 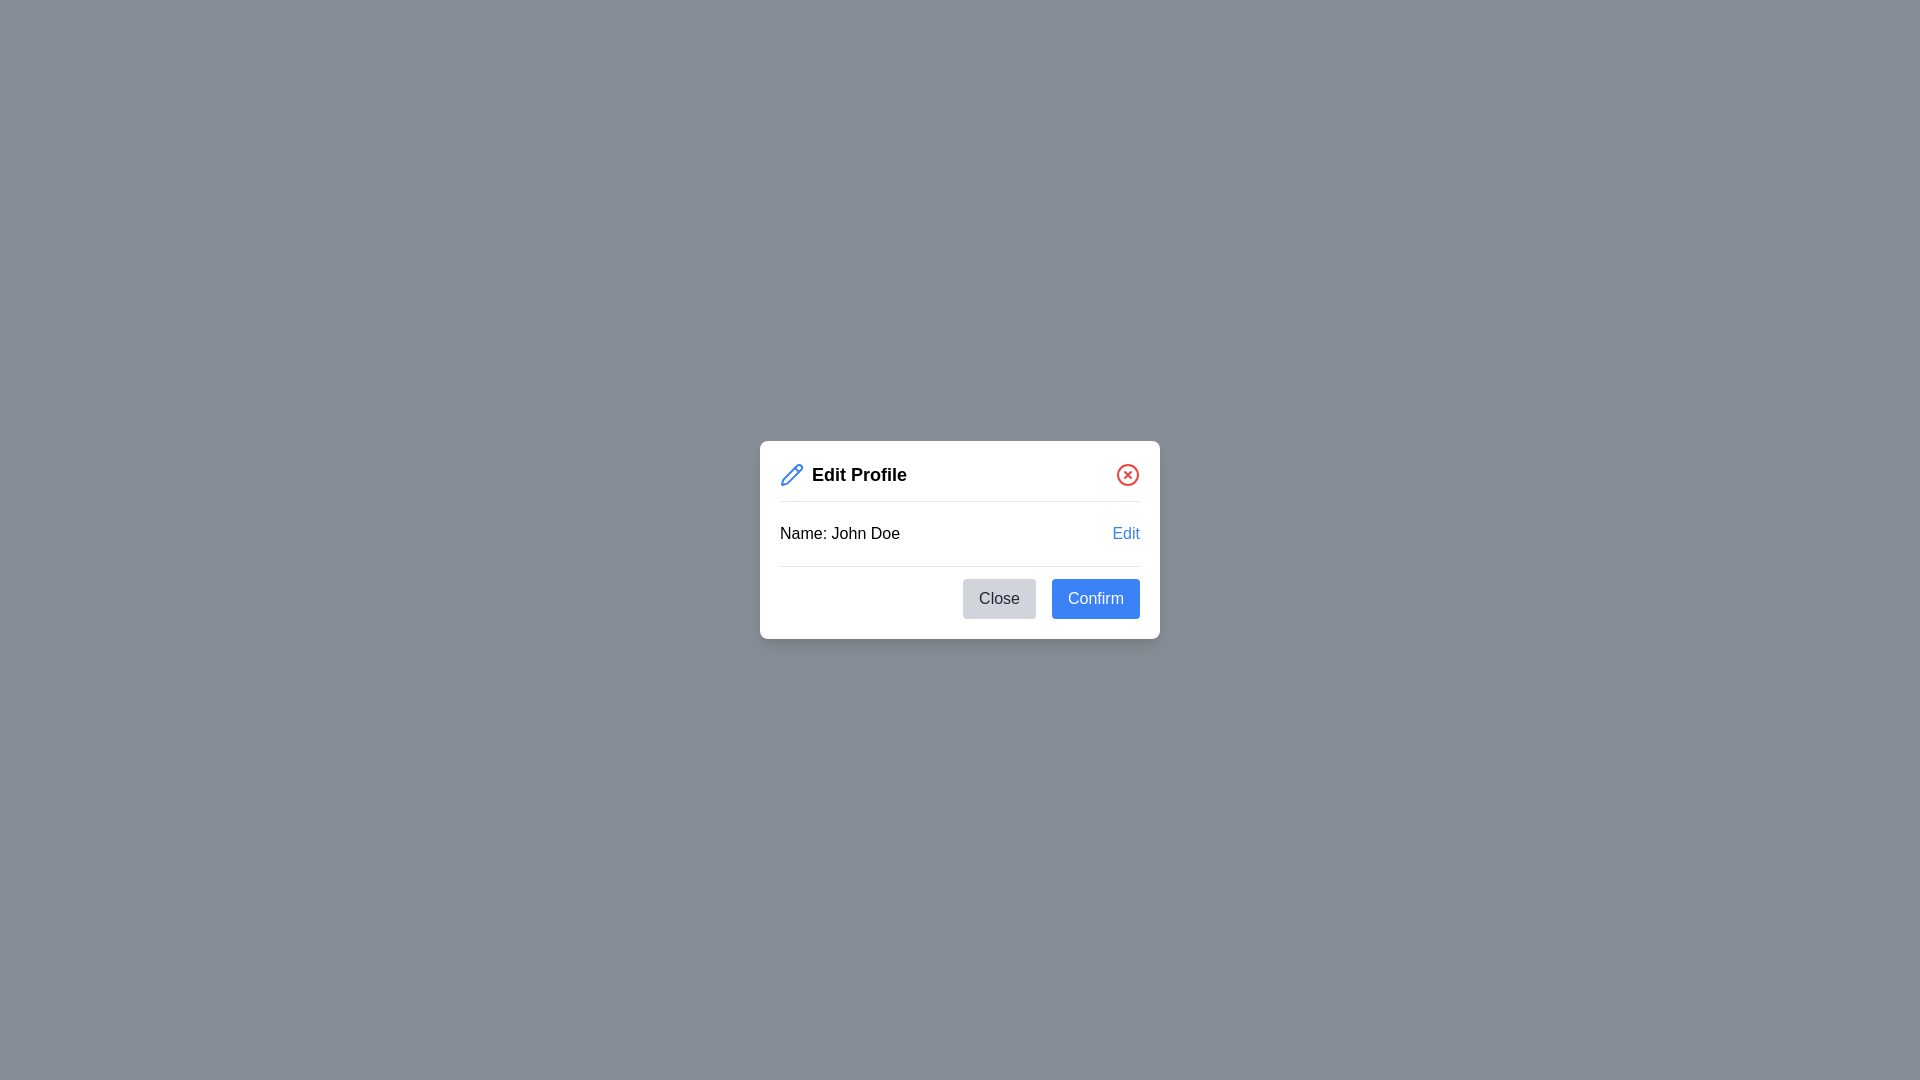 I want to click on the label displaying 'Name: John Doe', located to the left of the 'Edit' button in the pop-up window, so click(x=840, y=532).